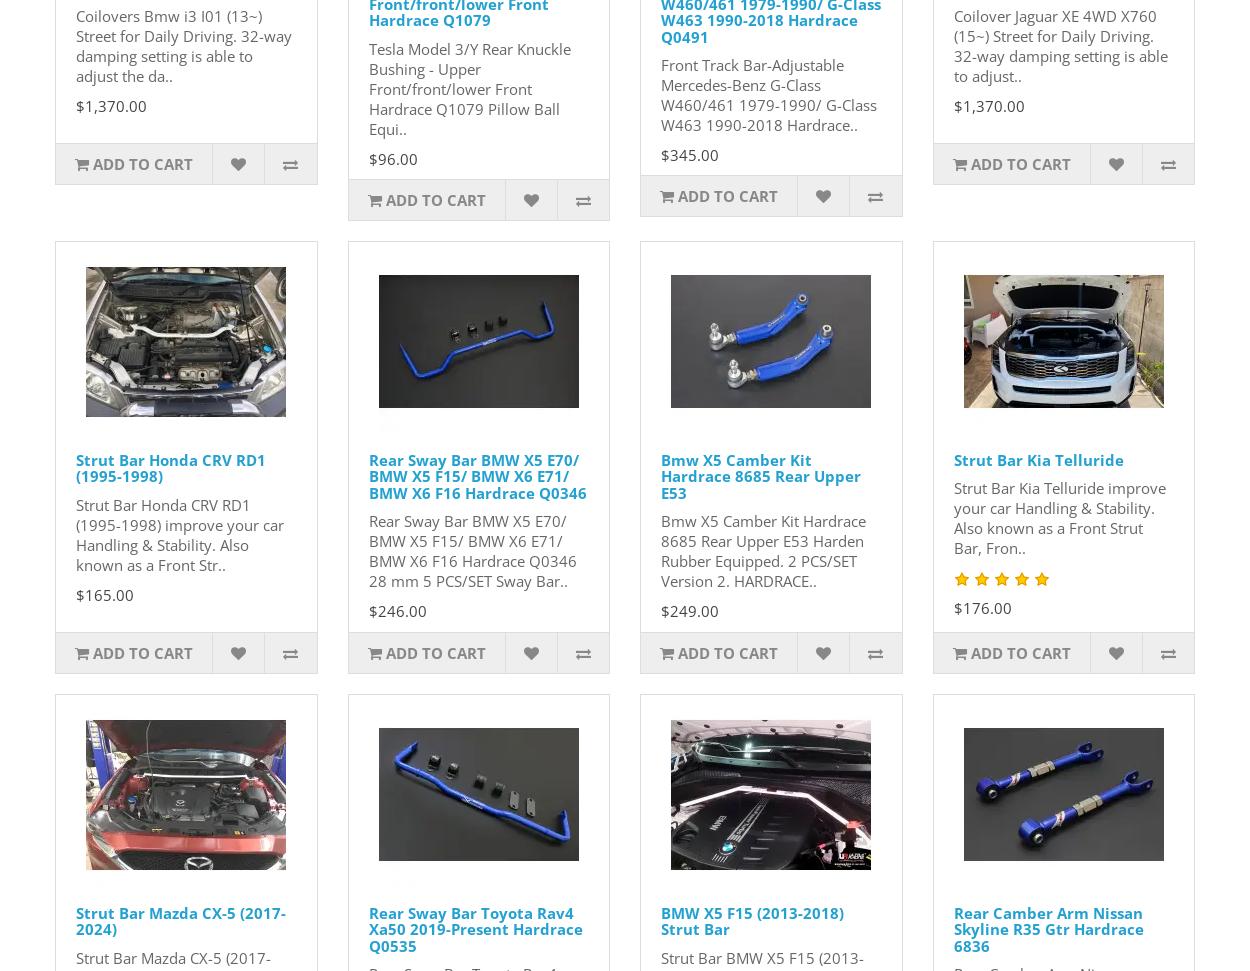 The width and height of the screenshot is (1250, 971). What do you see at coordinates (689, 154) in the screenshot?
I see `'$345.00'` at bounding box center [689, 154].